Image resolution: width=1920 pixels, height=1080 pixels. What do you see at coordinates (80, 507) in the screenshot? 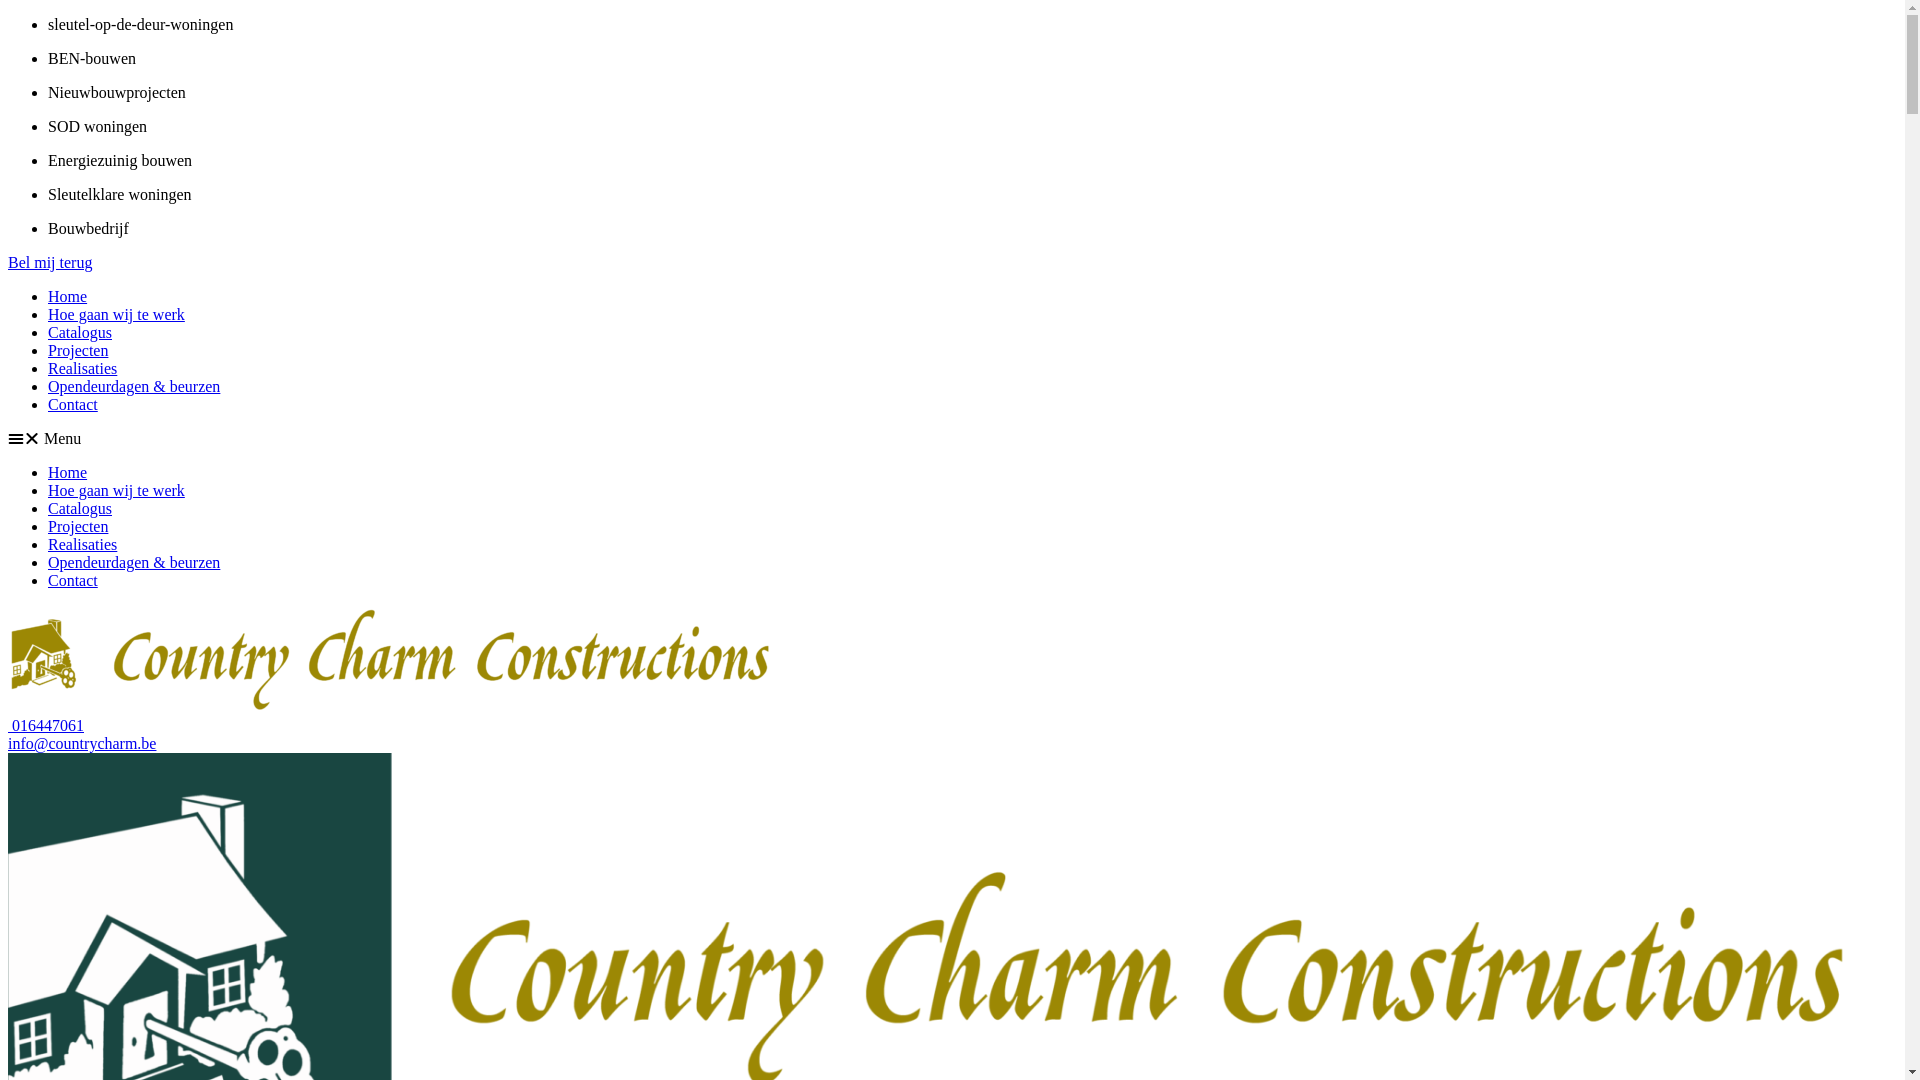
I see `'Catalogus'` at bounding box center [80, 507].